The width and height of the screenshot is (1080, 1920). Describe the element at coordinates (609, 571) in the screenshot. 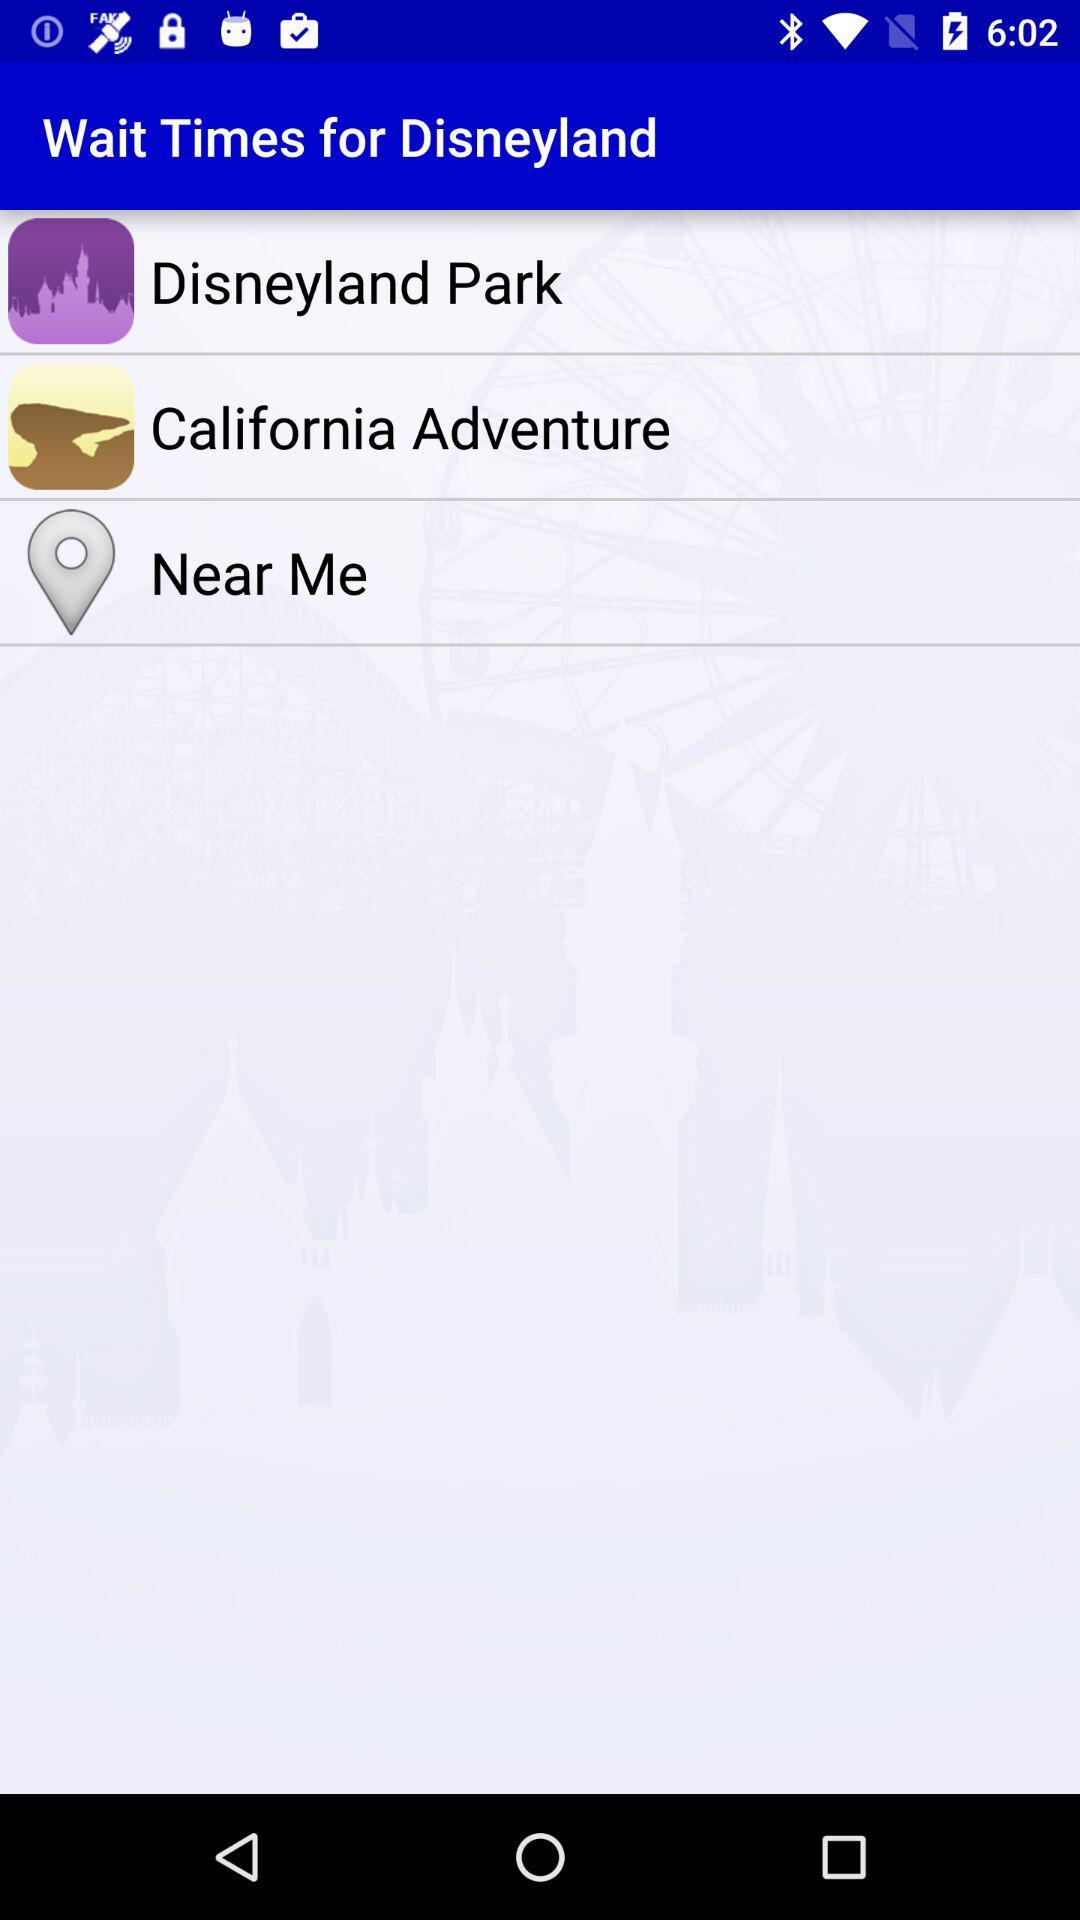

I see `the icon below the california adventure item` at that location.